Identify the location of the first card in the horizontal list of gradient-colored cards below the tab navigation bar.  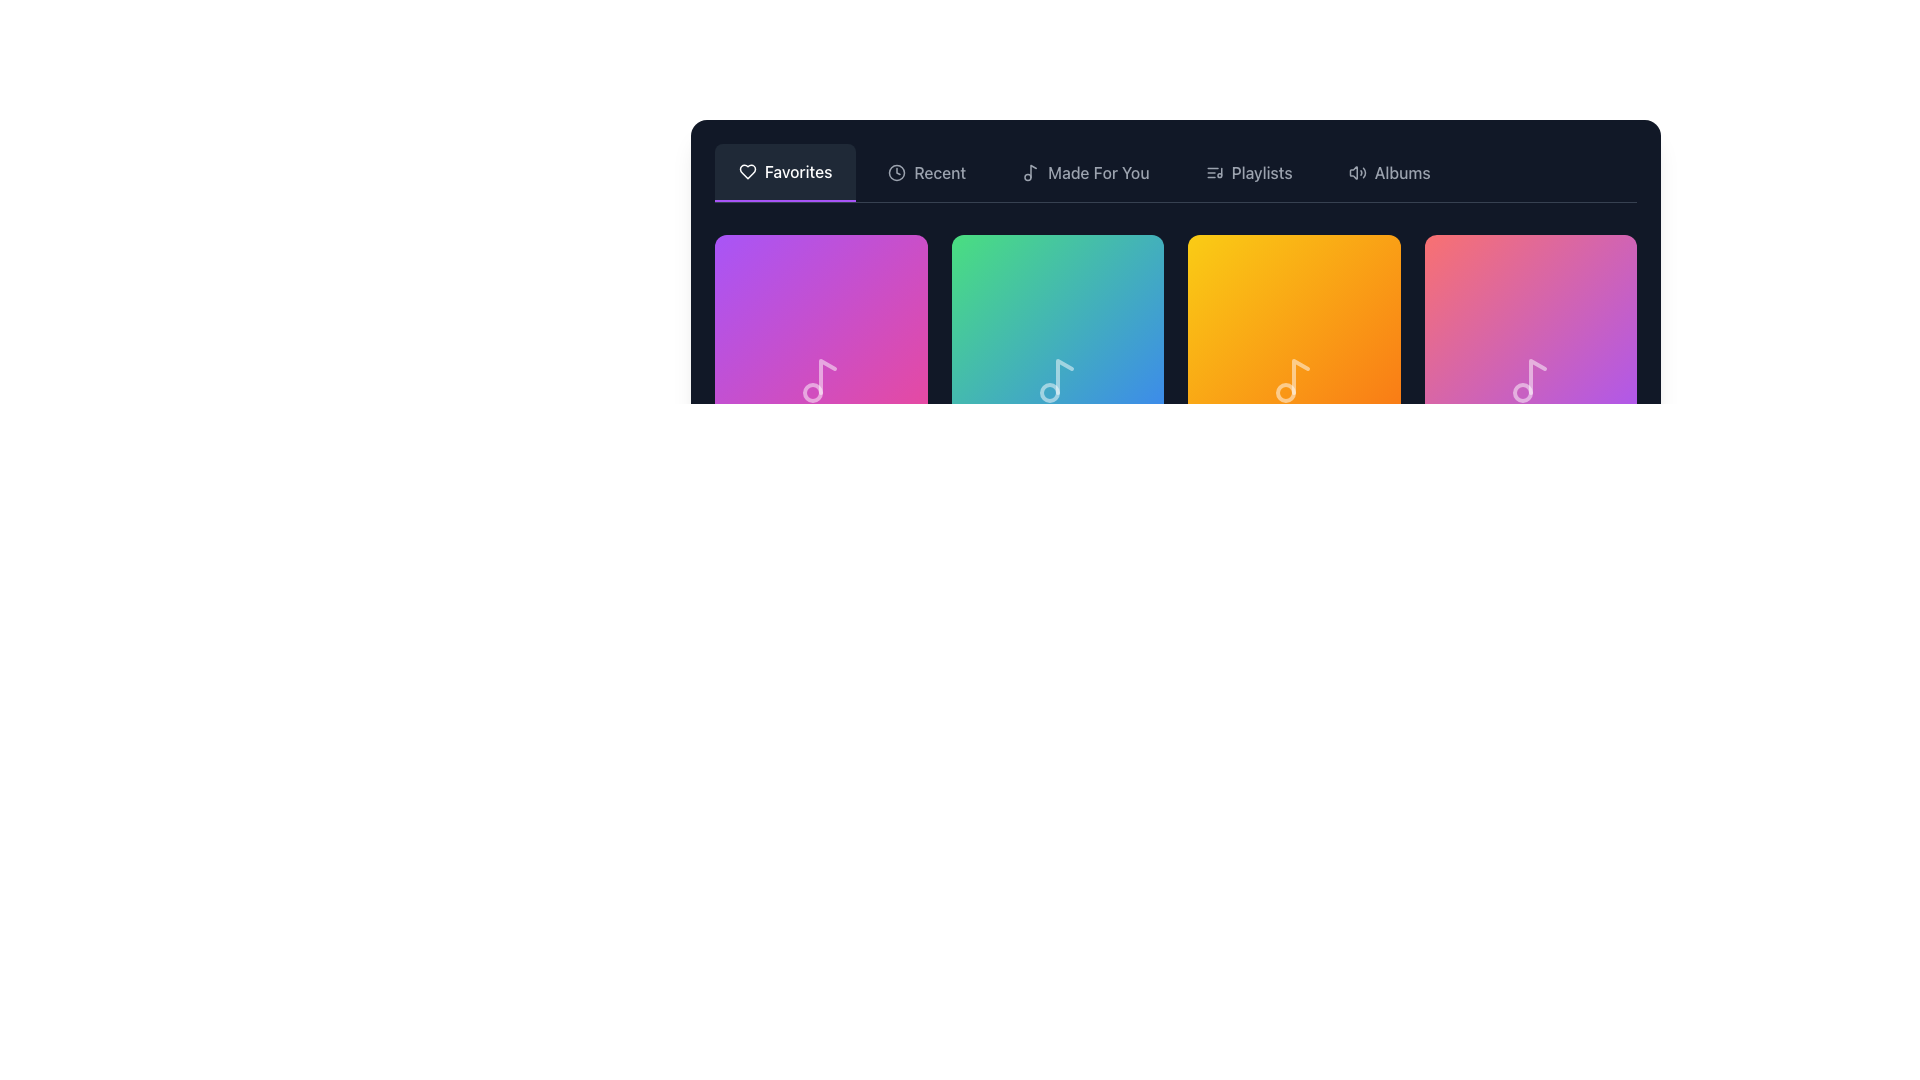
(821, 340).